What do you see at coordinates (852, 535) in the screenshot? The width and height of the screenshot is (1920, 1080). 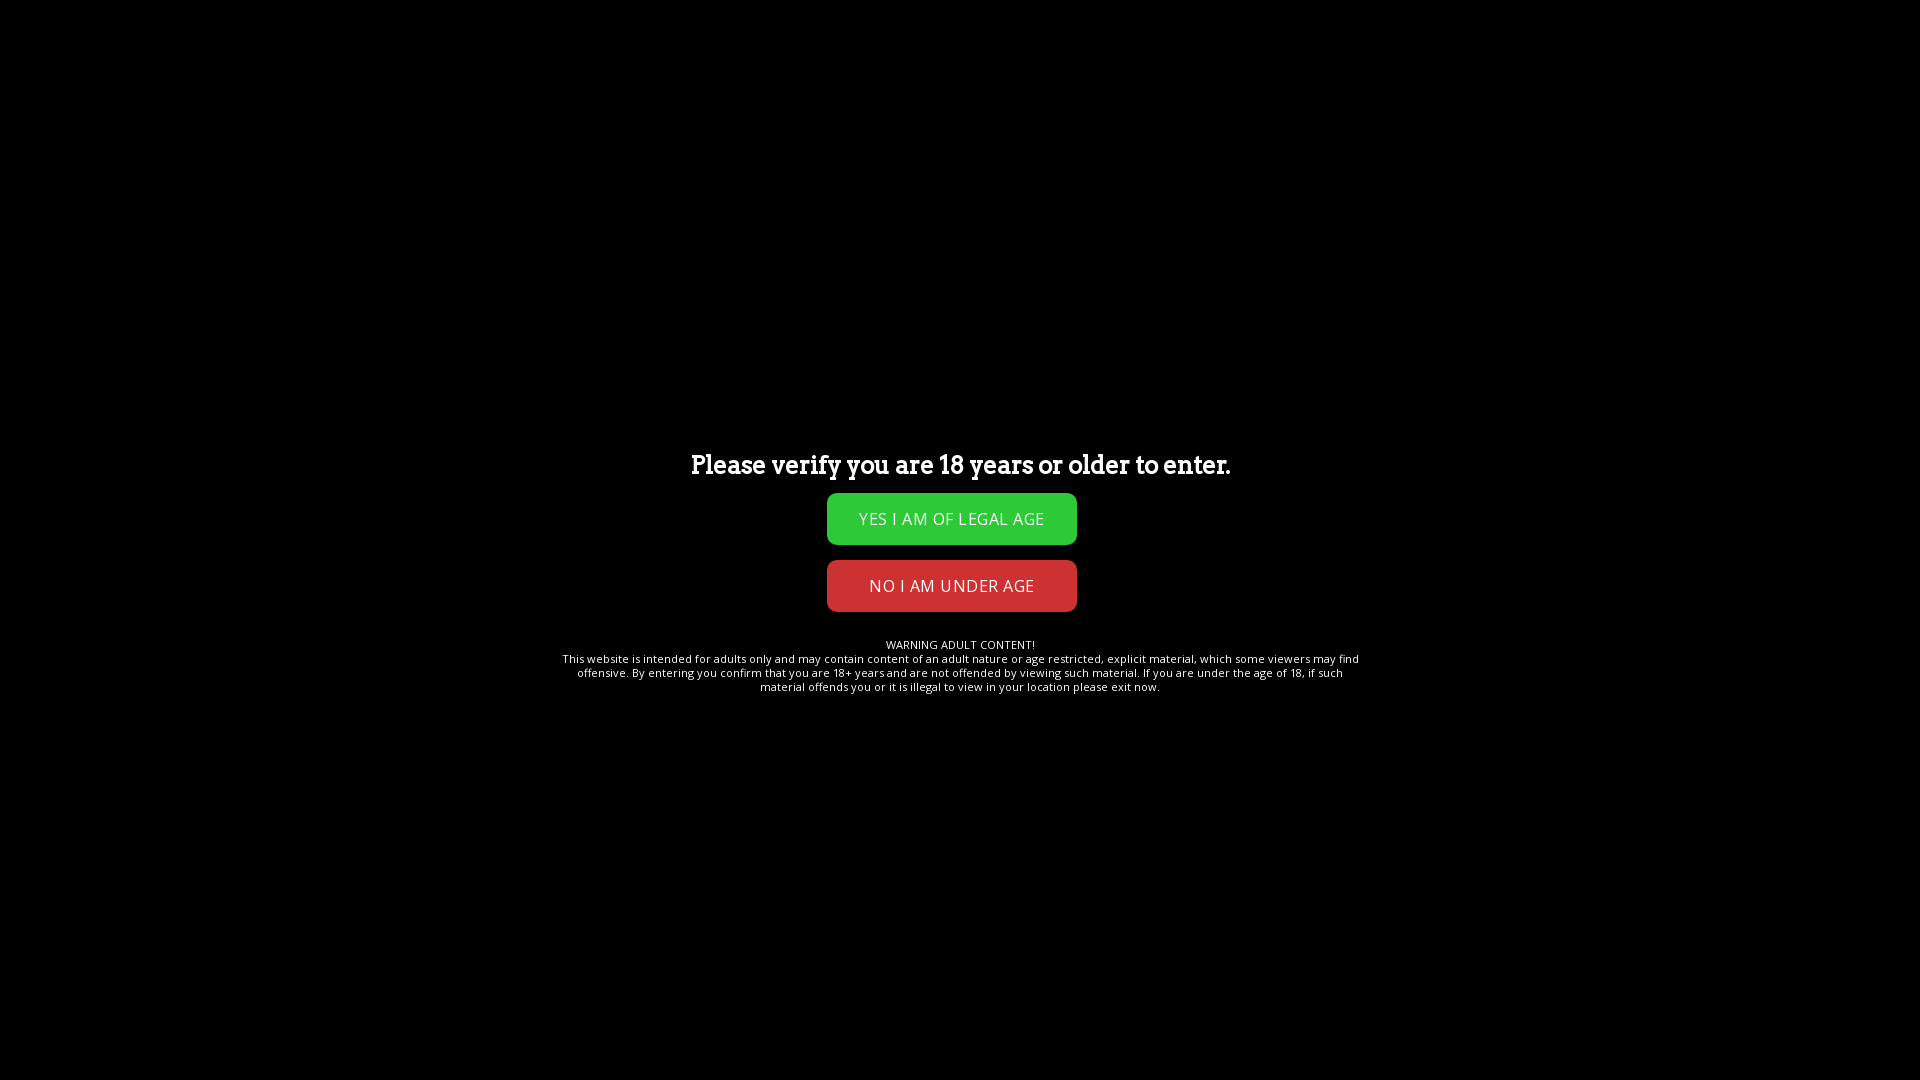 I see `'Share on LinkedIn'` at bounding box center [852, 535].